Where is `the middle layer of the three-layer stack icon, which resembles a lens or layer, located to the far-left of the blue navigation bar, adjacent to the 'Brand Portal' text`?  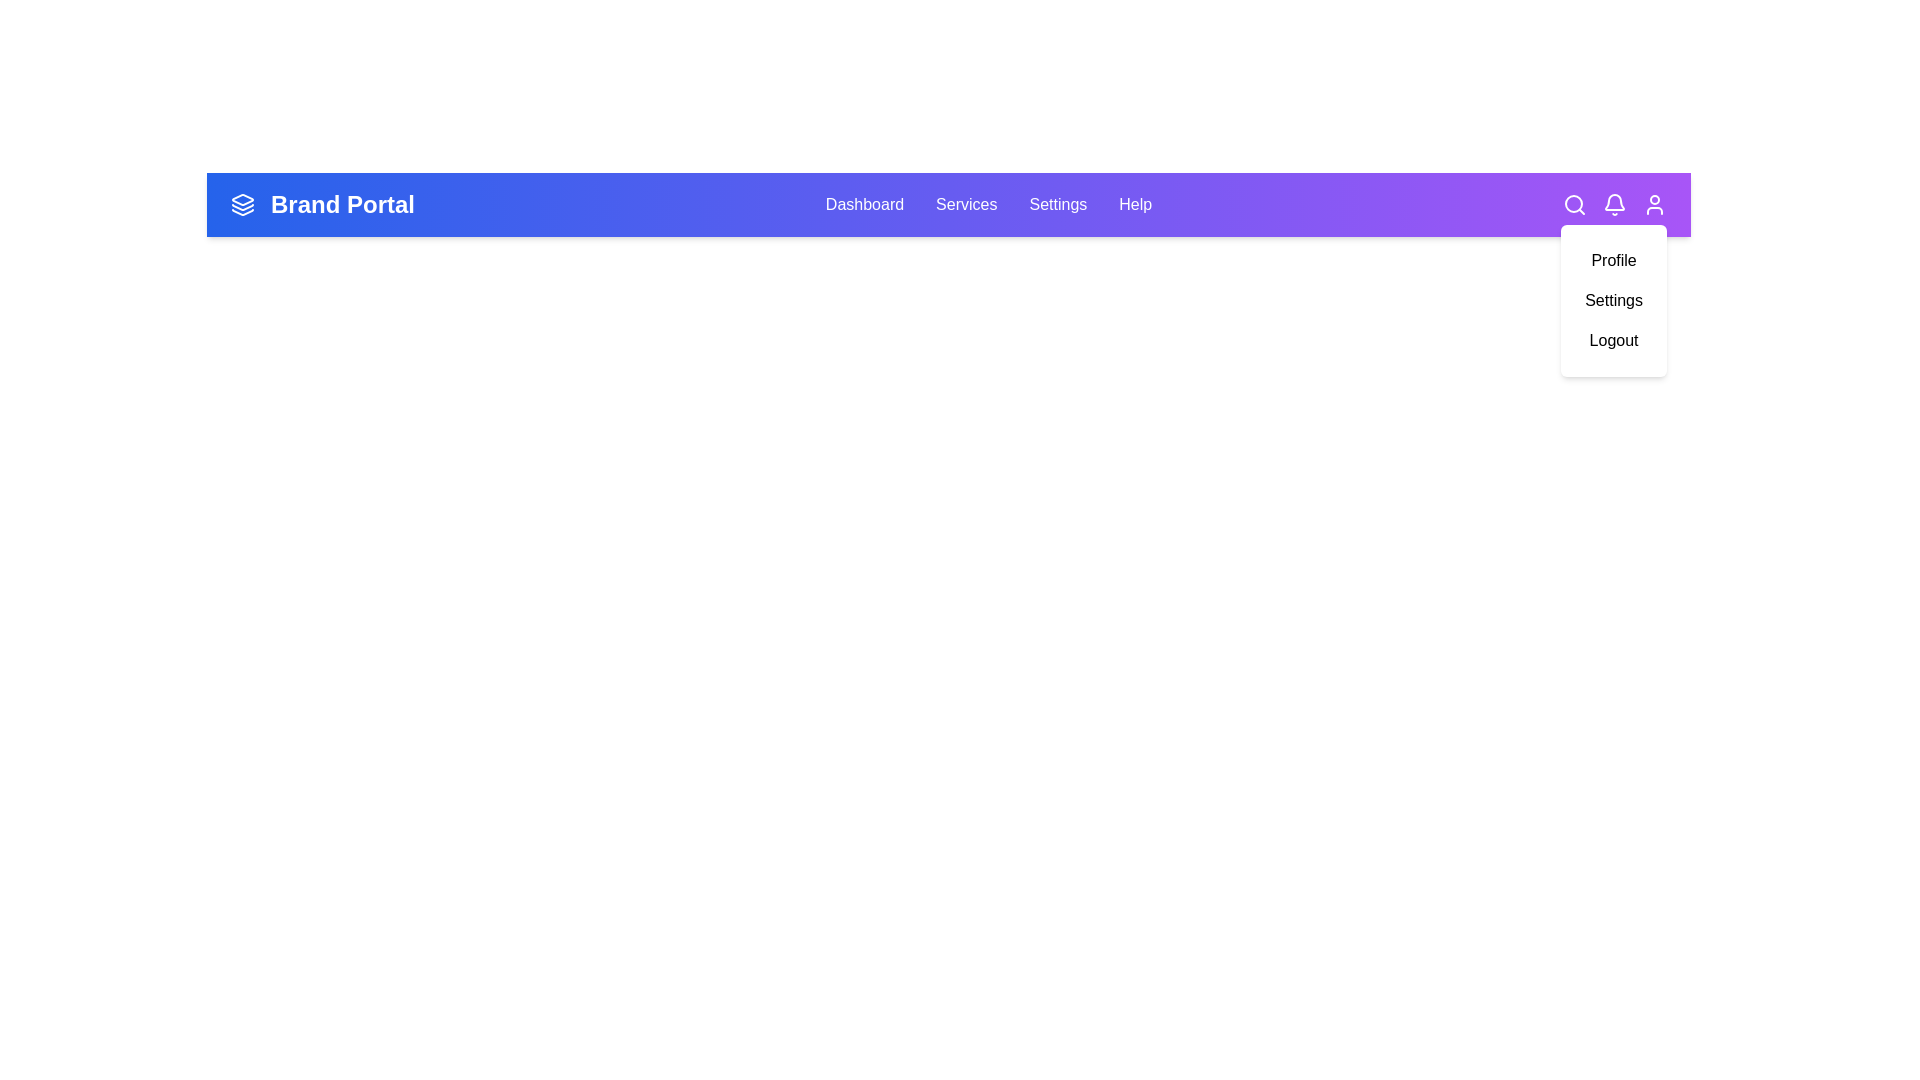
the middle layer of the three-layer stack icon, which resembles a lens or layer, located to the far-left of the blue navigation bar, adjacent to the 'Brand Portal' text is located at coordinates (242, 207).